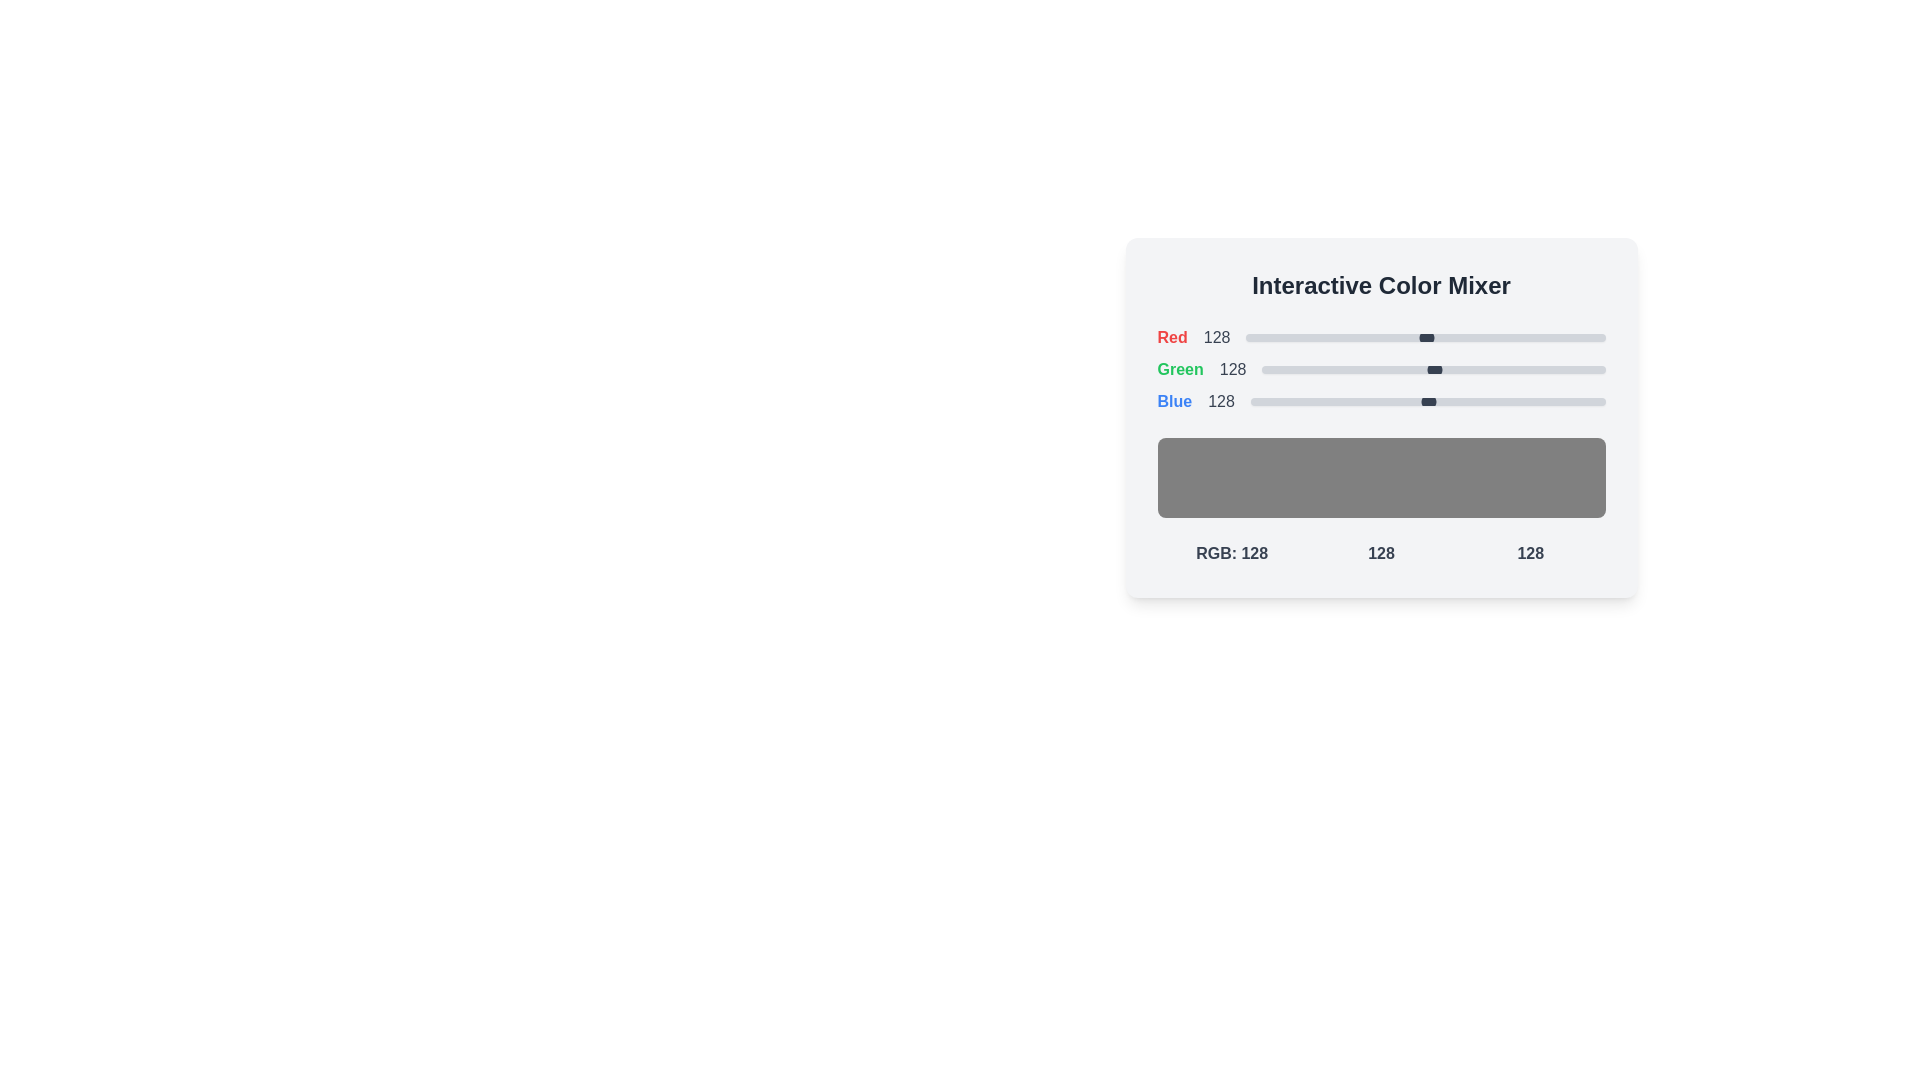 The image size is (1920, 1080). I want to click on the blue value, so click(1515, 401).